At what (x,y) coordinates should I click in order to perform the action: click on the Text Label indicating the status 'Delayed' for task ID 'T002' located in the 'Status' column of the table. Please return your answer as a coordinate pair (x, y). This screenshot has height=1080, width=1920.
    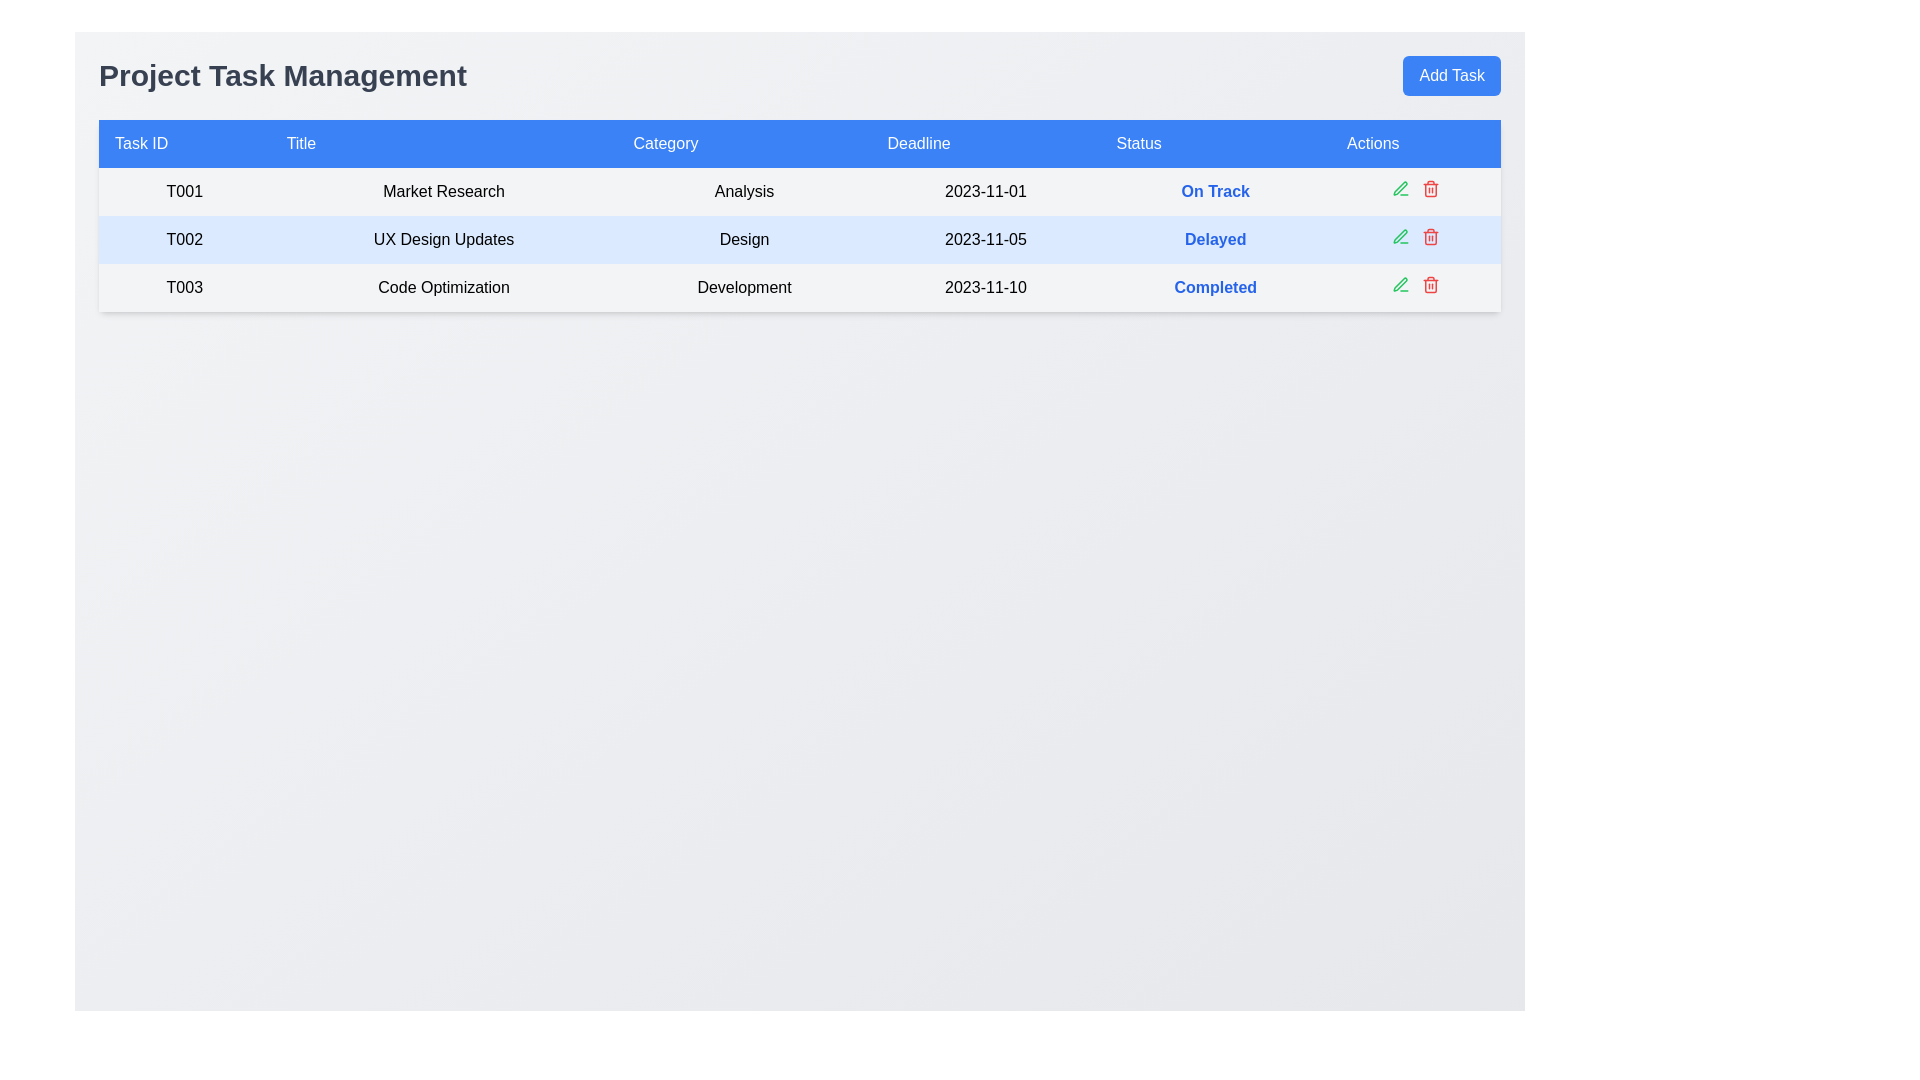
    Looking at the image, I should click on (1214, 238).